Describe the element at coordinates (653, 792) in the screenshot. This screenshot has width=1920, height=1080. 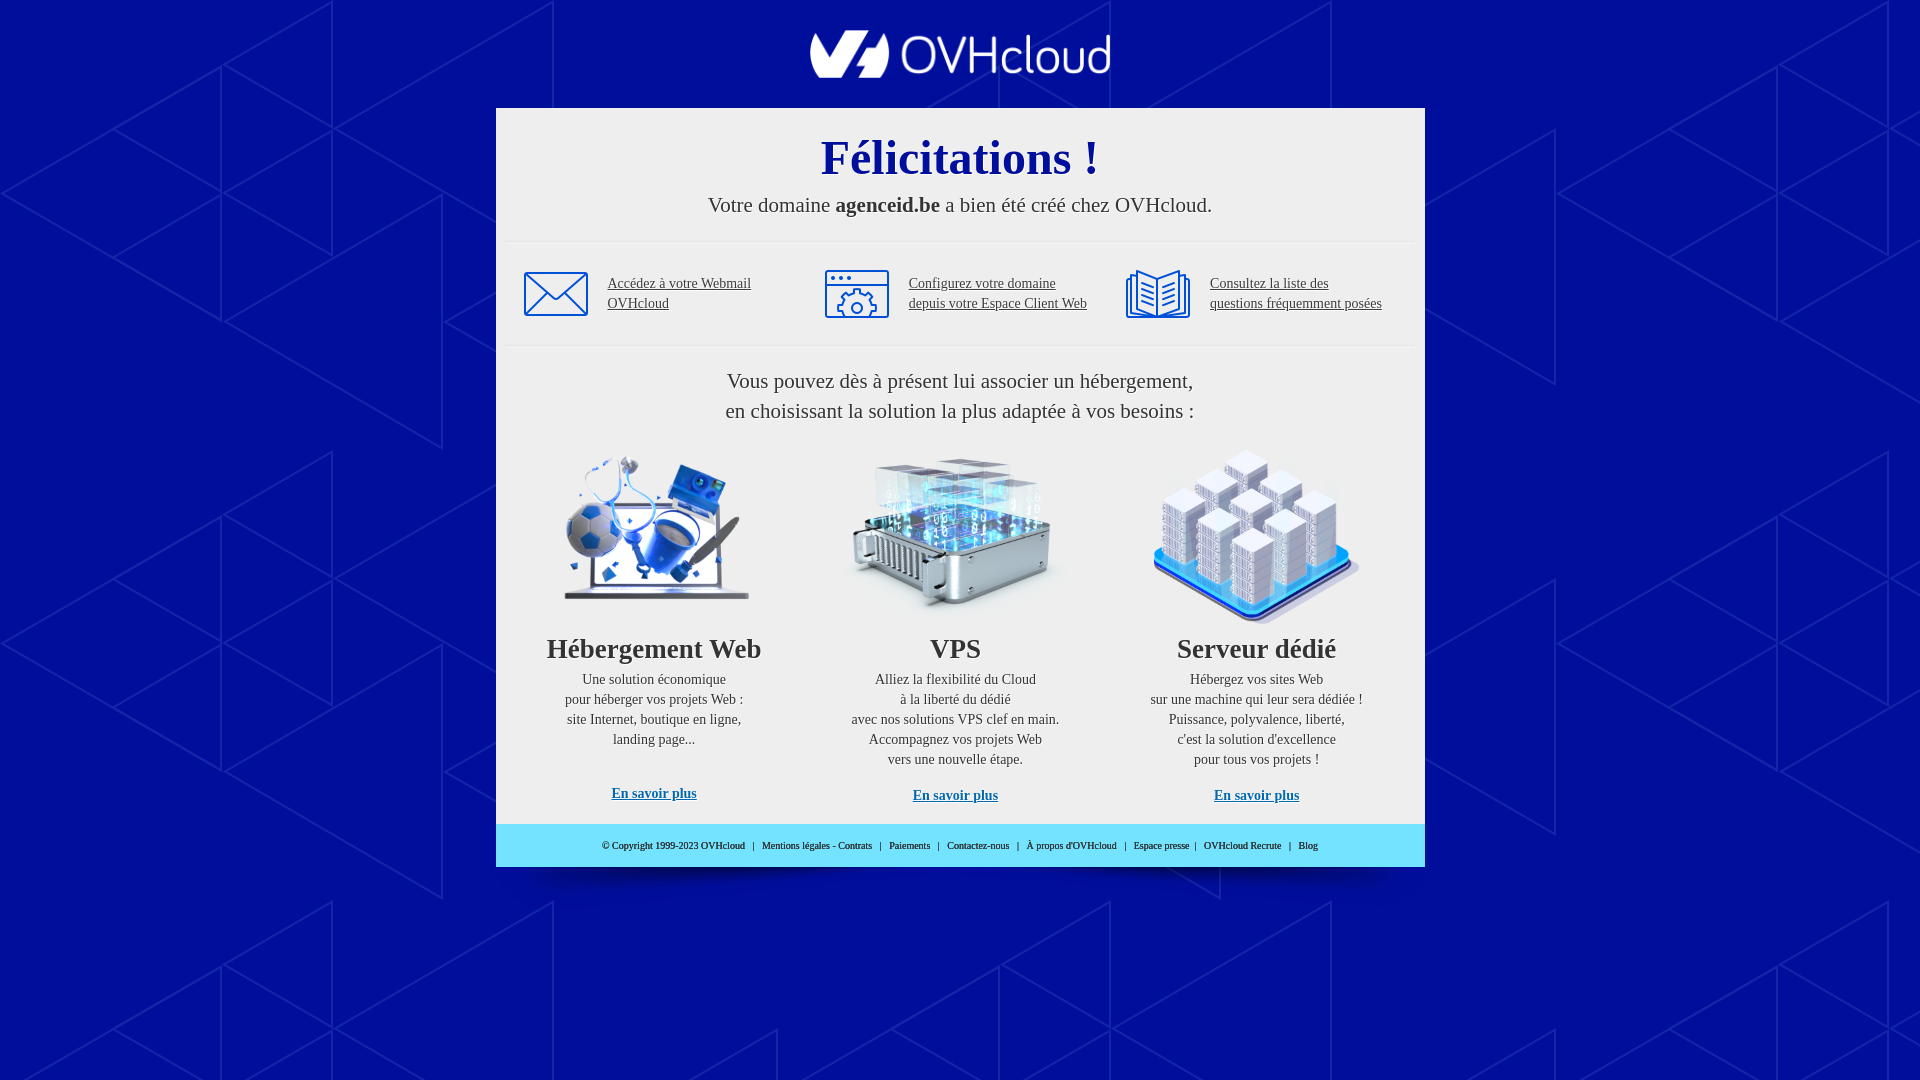
I see `'En savoir plus'` at that location.